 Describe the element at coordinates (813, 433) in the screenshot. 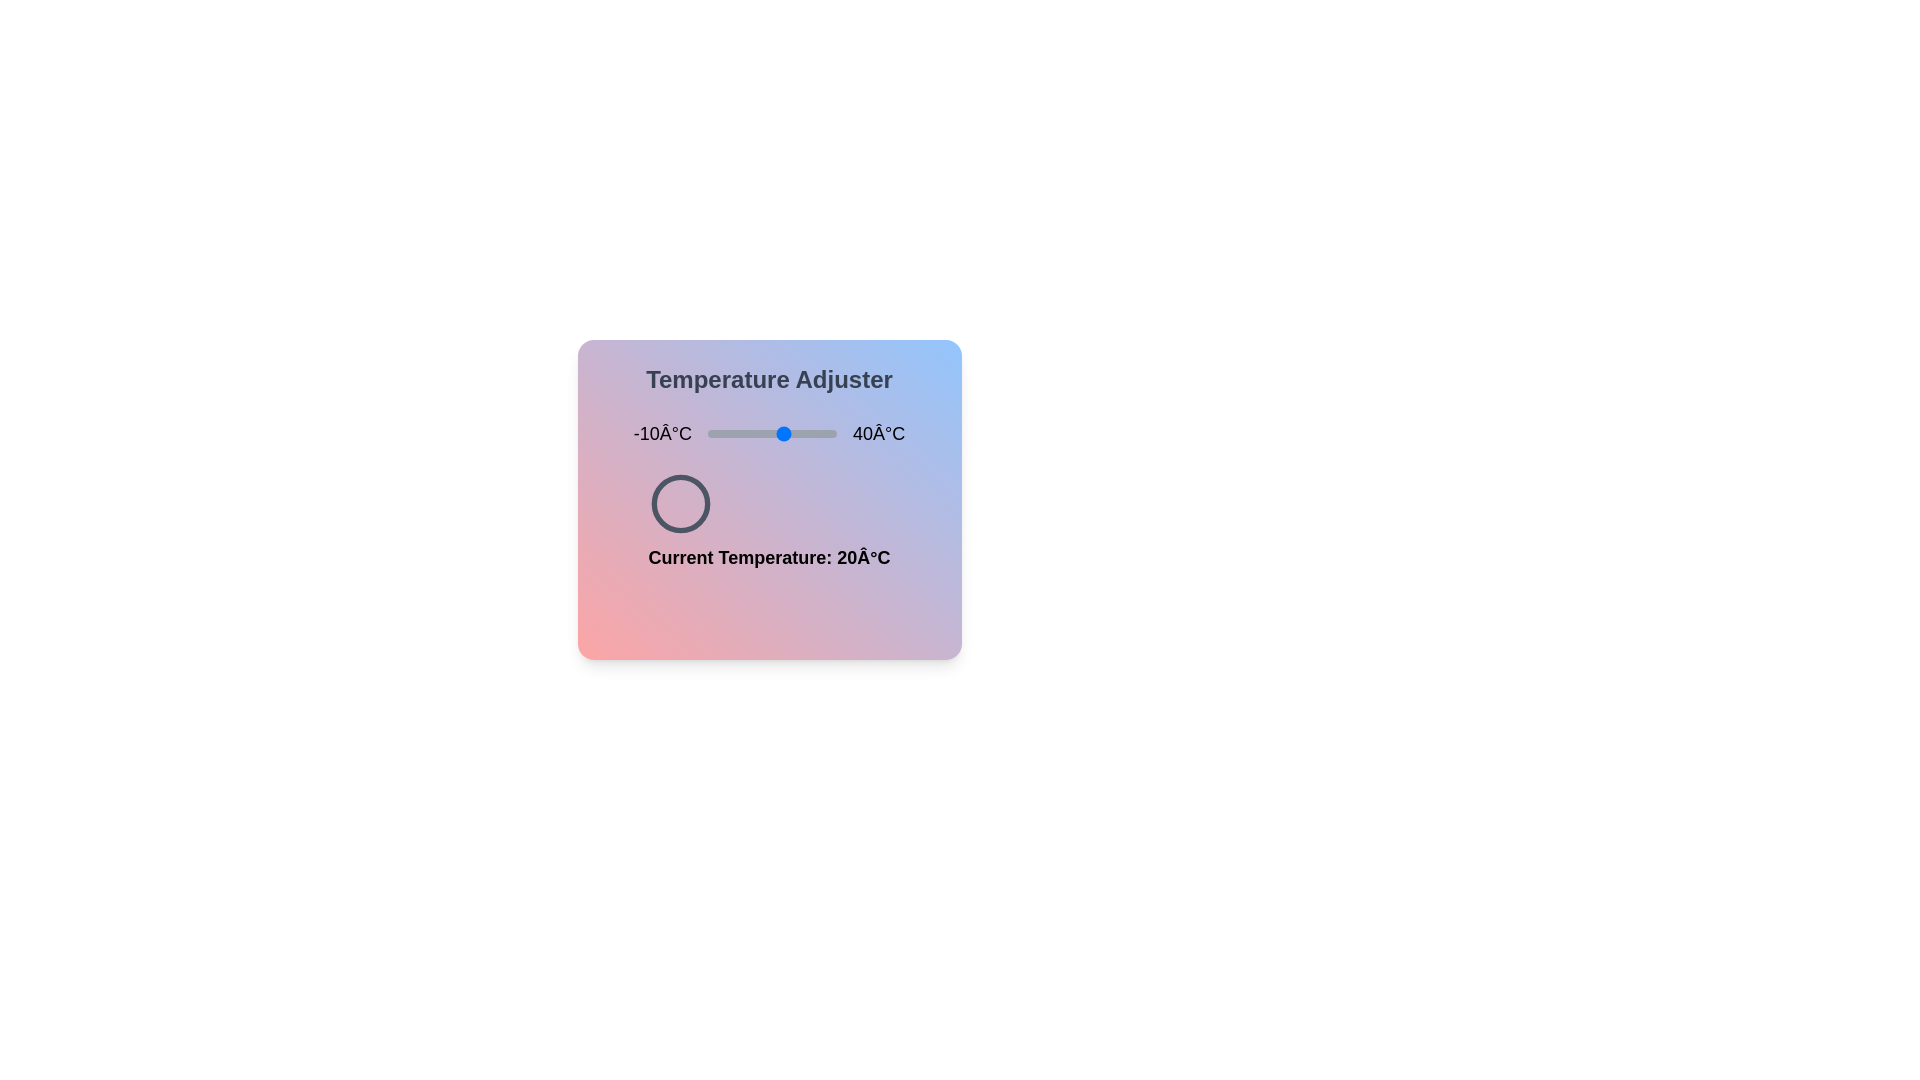

I see `the temperature slider to 31°C` at that location.